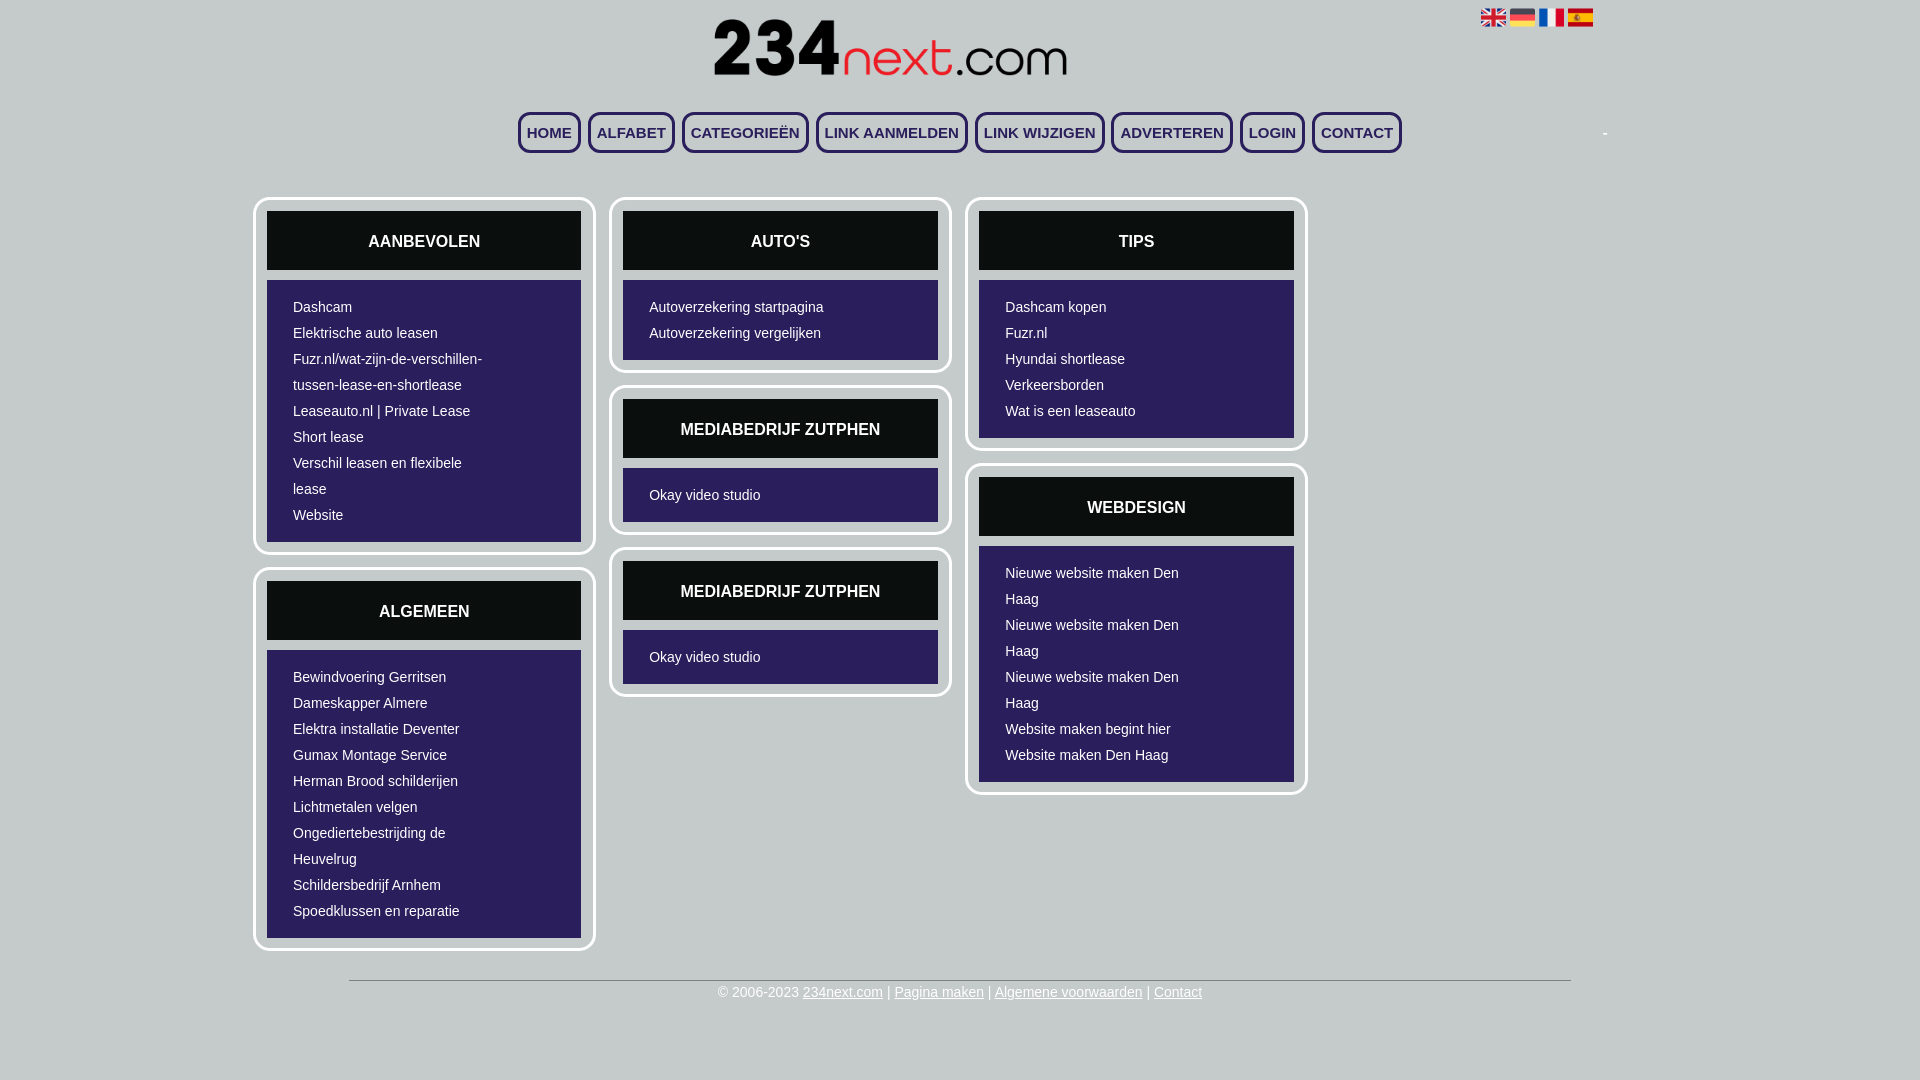 This screenshot has width=1920, height=1080. What do you see at coordinates (286, 701) in the screenshot?
I see `'Dameskapper Almere'` at bounding box center [286, 701].